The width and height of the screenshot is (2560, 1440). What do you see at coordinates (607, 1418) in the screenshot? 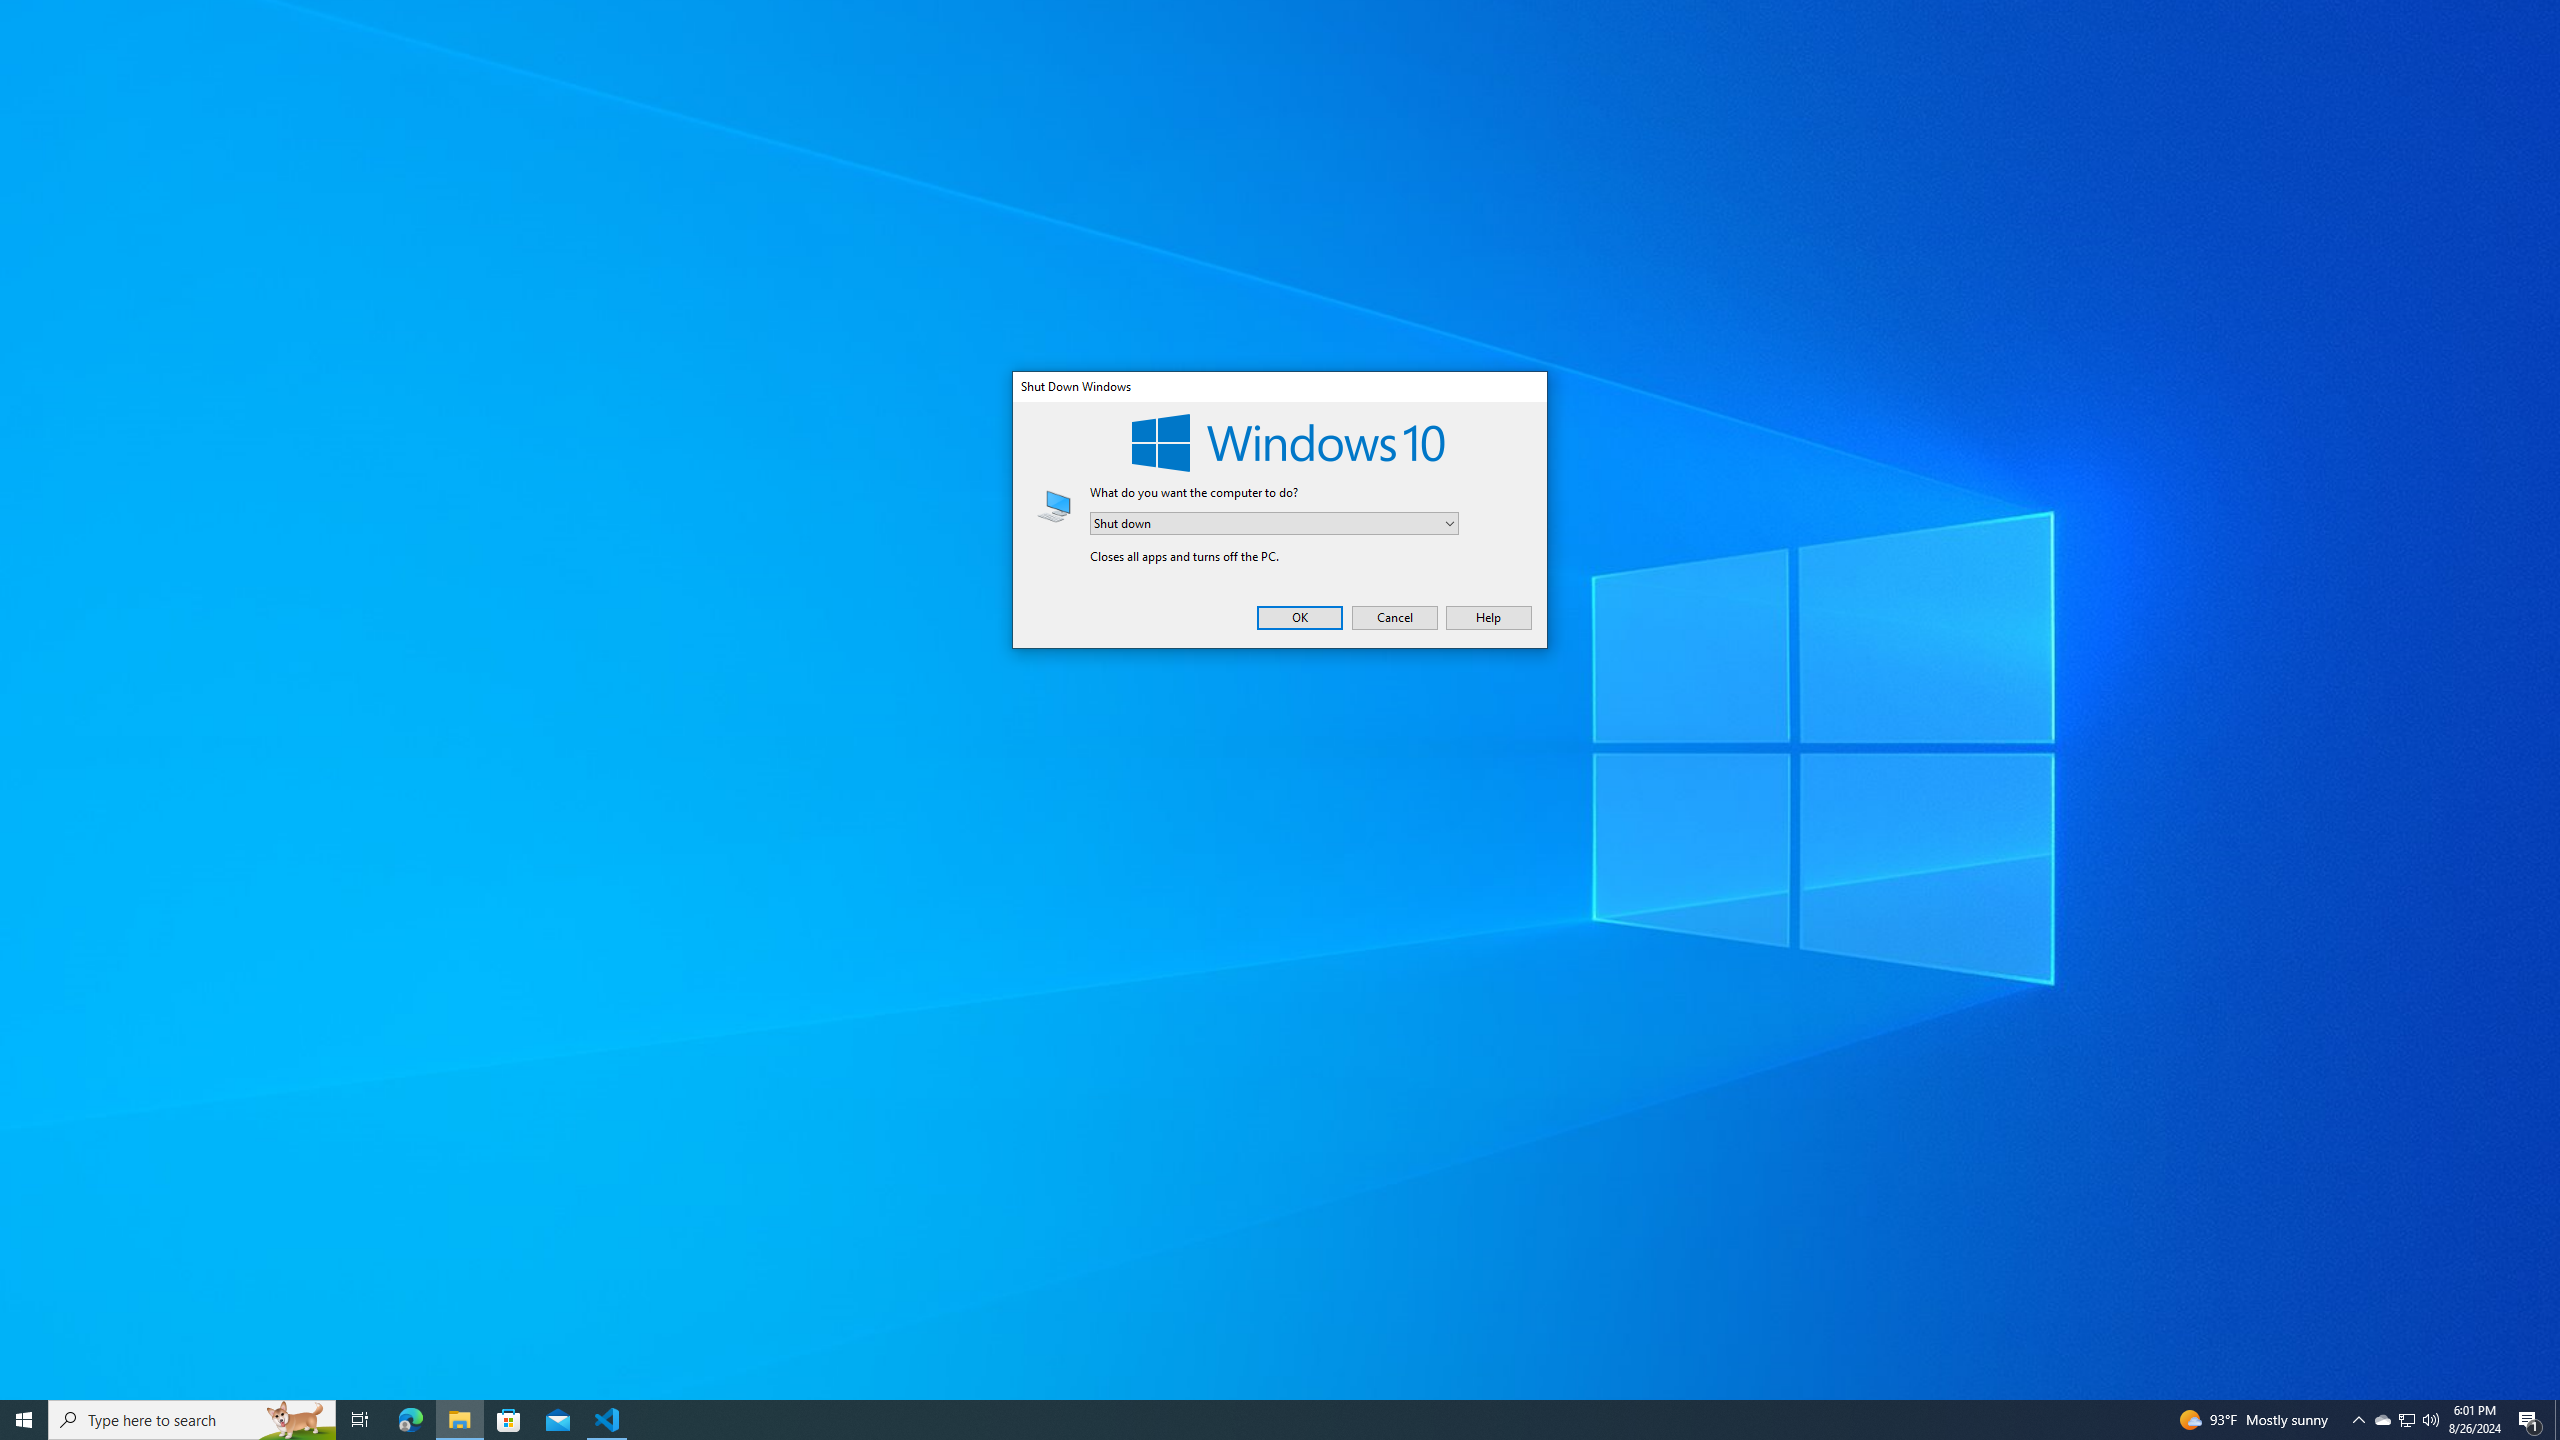
I see `'Visual Studio Code - 1 running window'` at bounding box center [607, 1418].